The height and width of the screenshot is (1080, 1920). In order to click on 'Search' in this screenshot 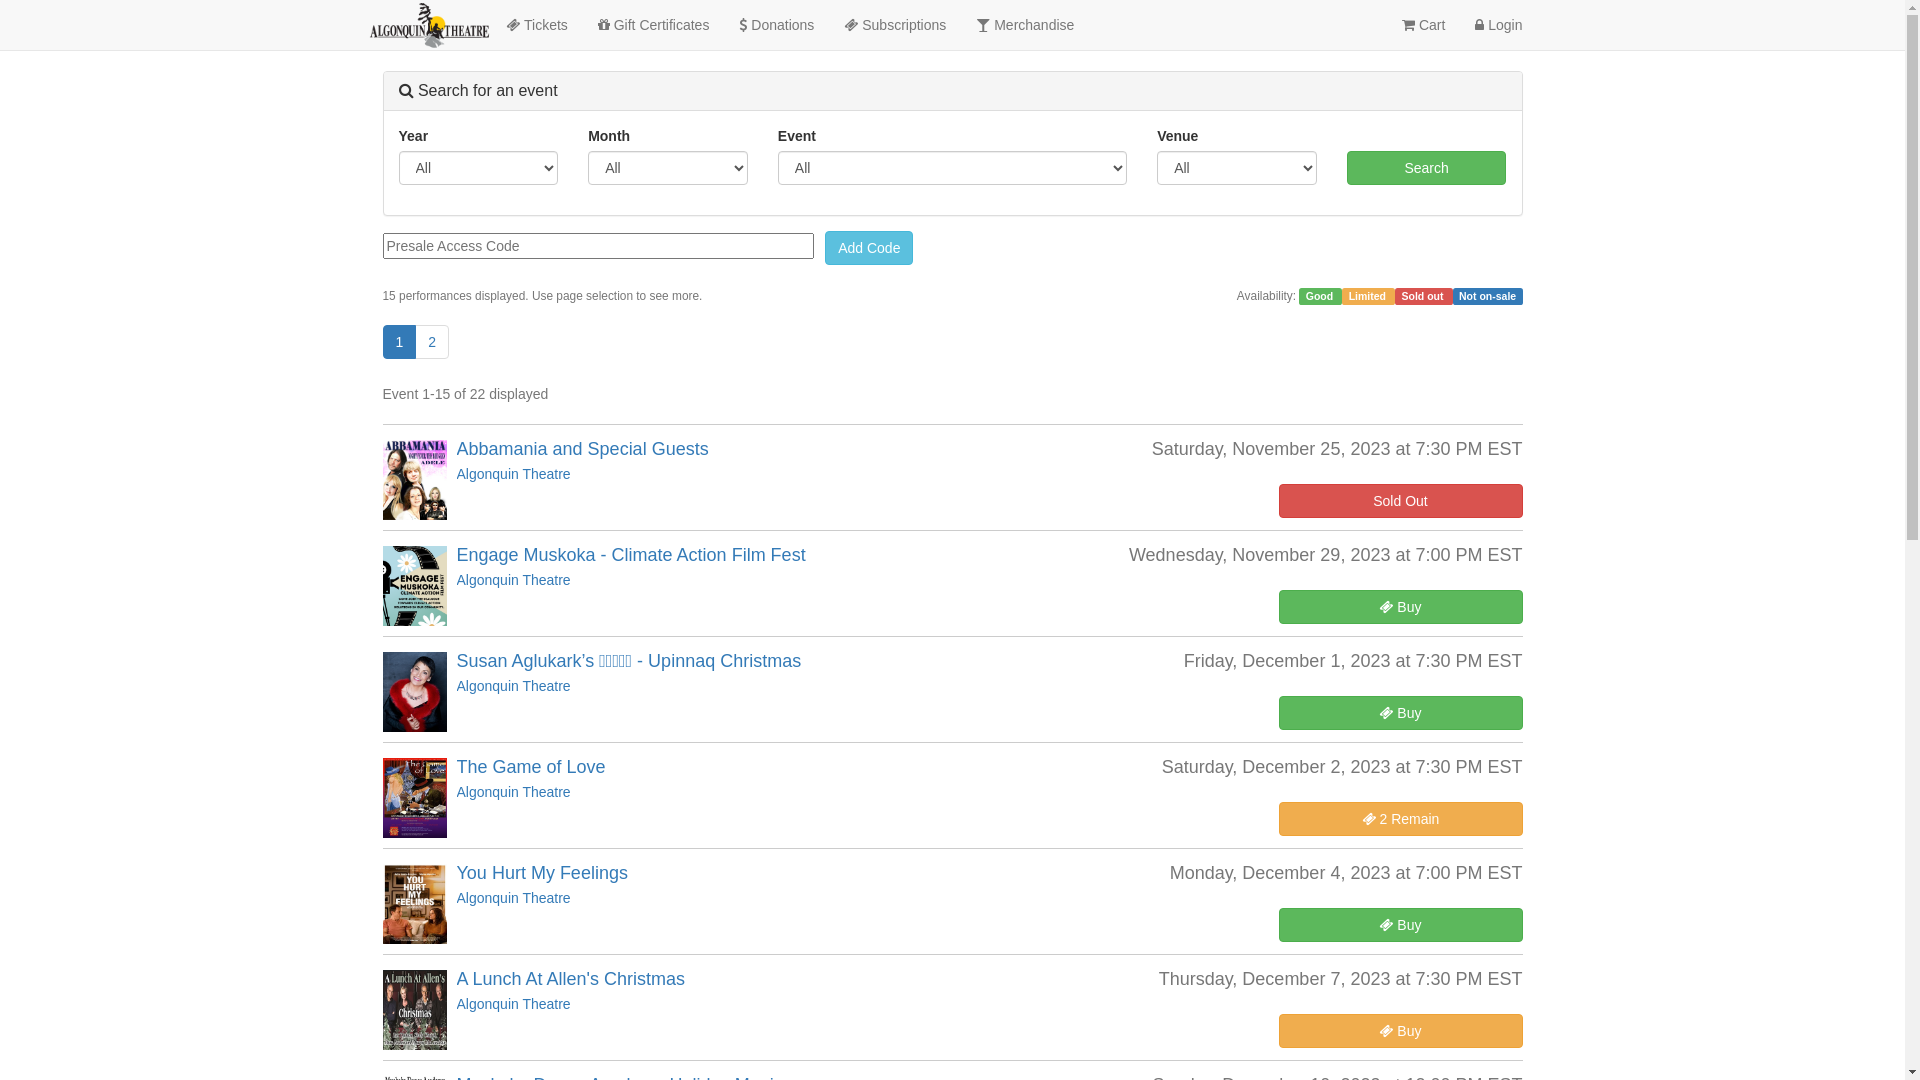, I will do `click(1347, 167)`.